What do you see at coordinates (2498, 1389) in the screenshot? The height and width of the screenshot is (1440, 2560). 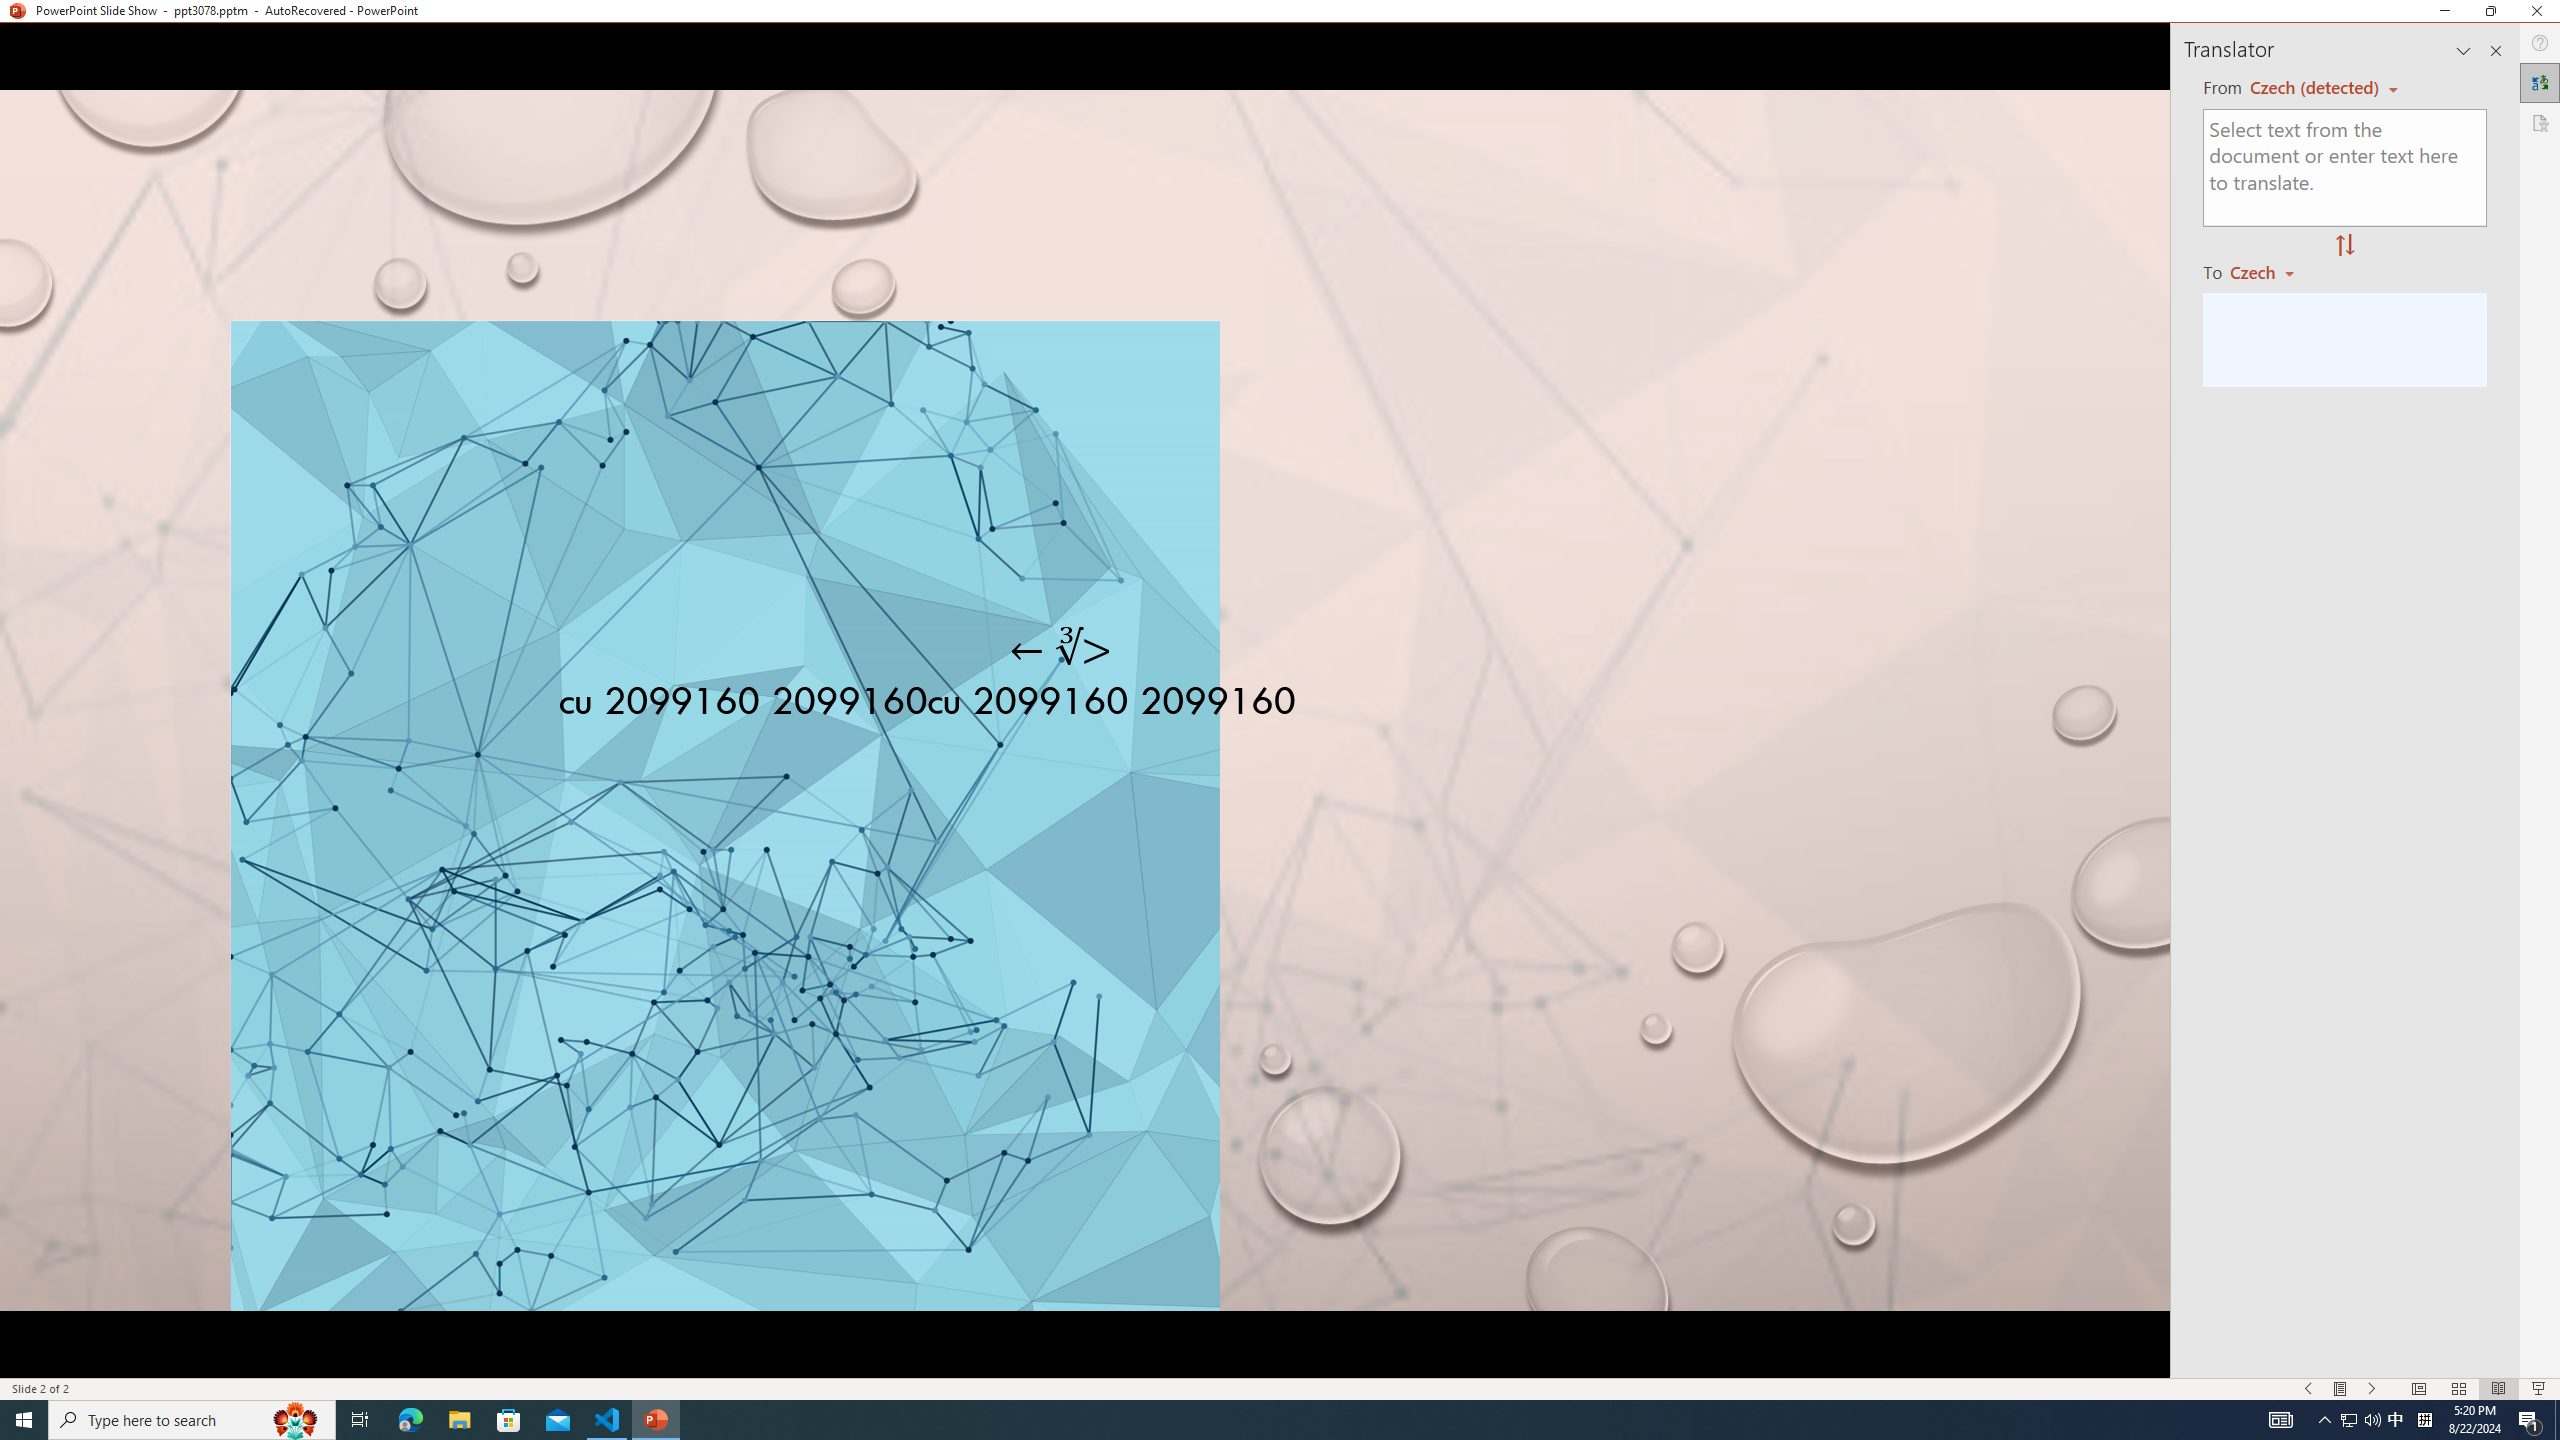 I see `'Reading View'` at bounding box center [2498, 1389].